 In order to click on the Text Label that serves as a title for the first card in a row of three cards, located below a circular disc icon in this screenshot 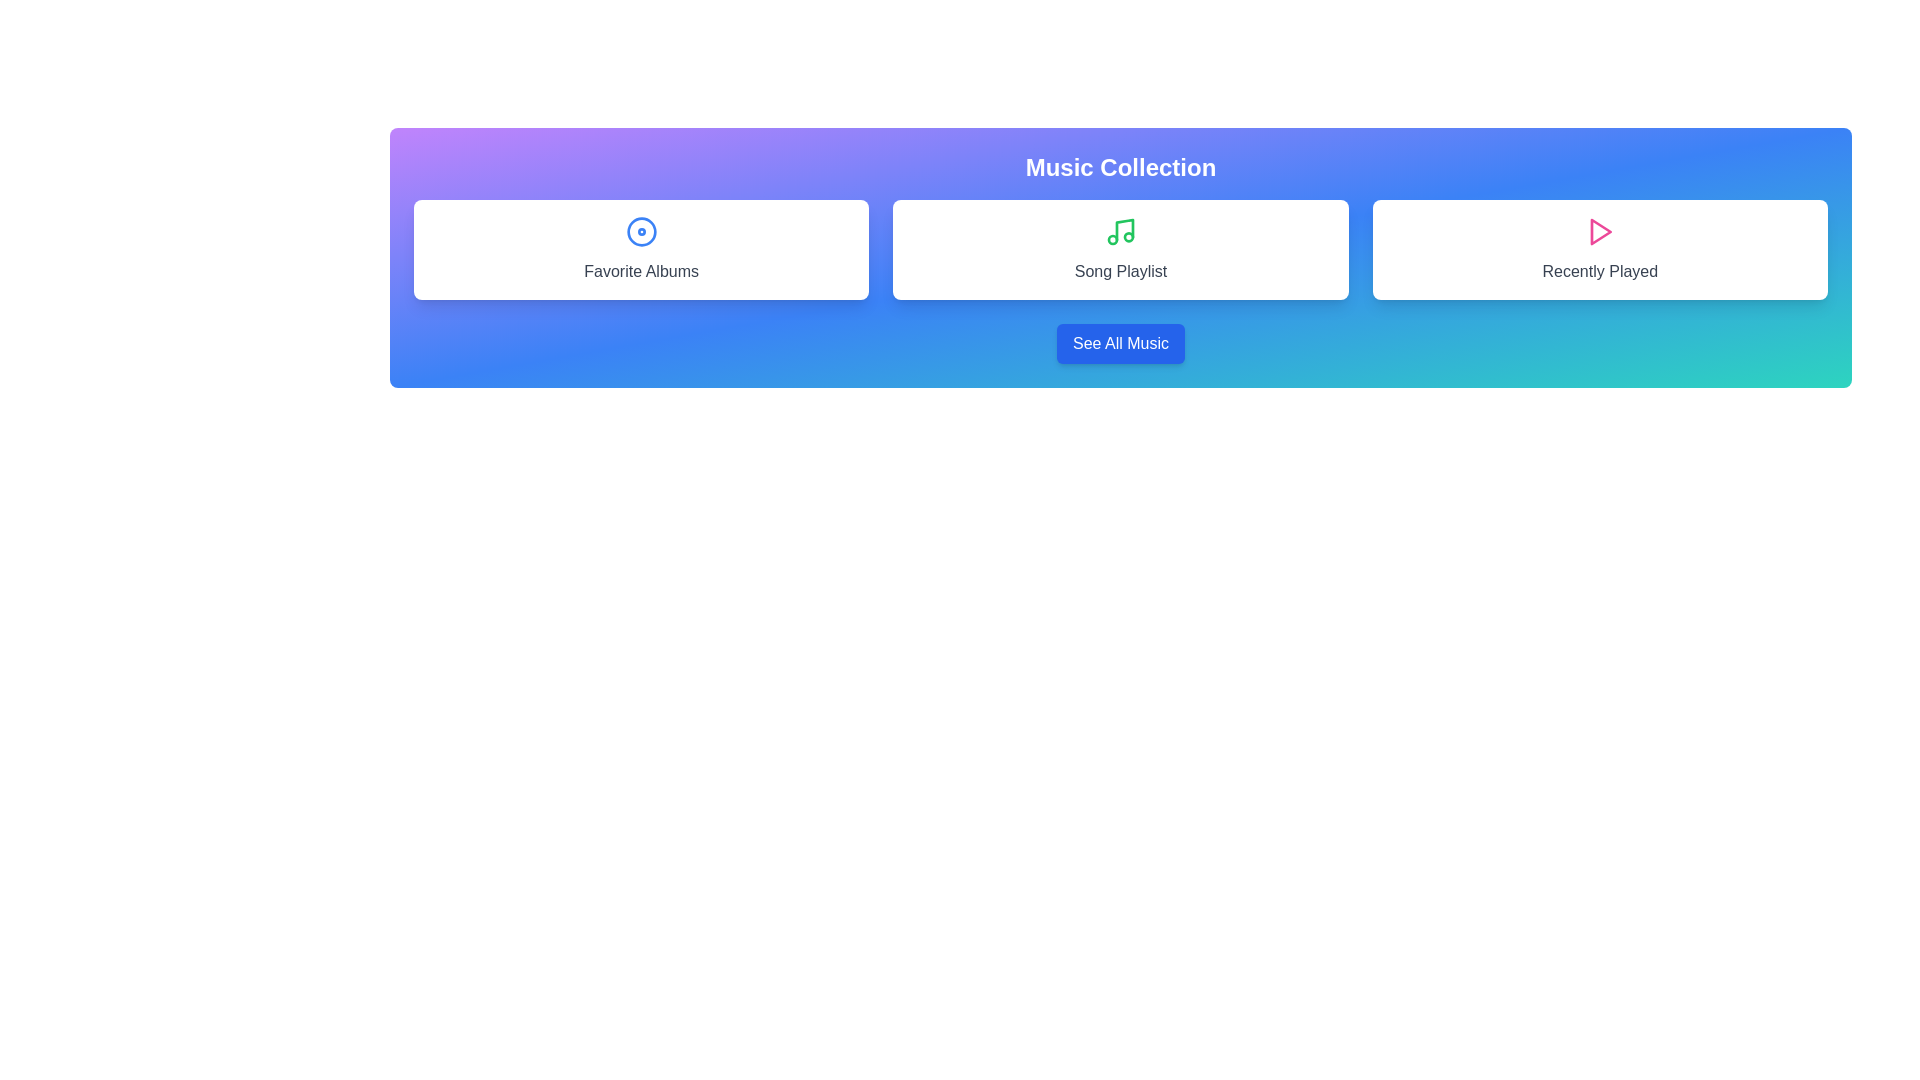, I will do `click(641, 272)`.